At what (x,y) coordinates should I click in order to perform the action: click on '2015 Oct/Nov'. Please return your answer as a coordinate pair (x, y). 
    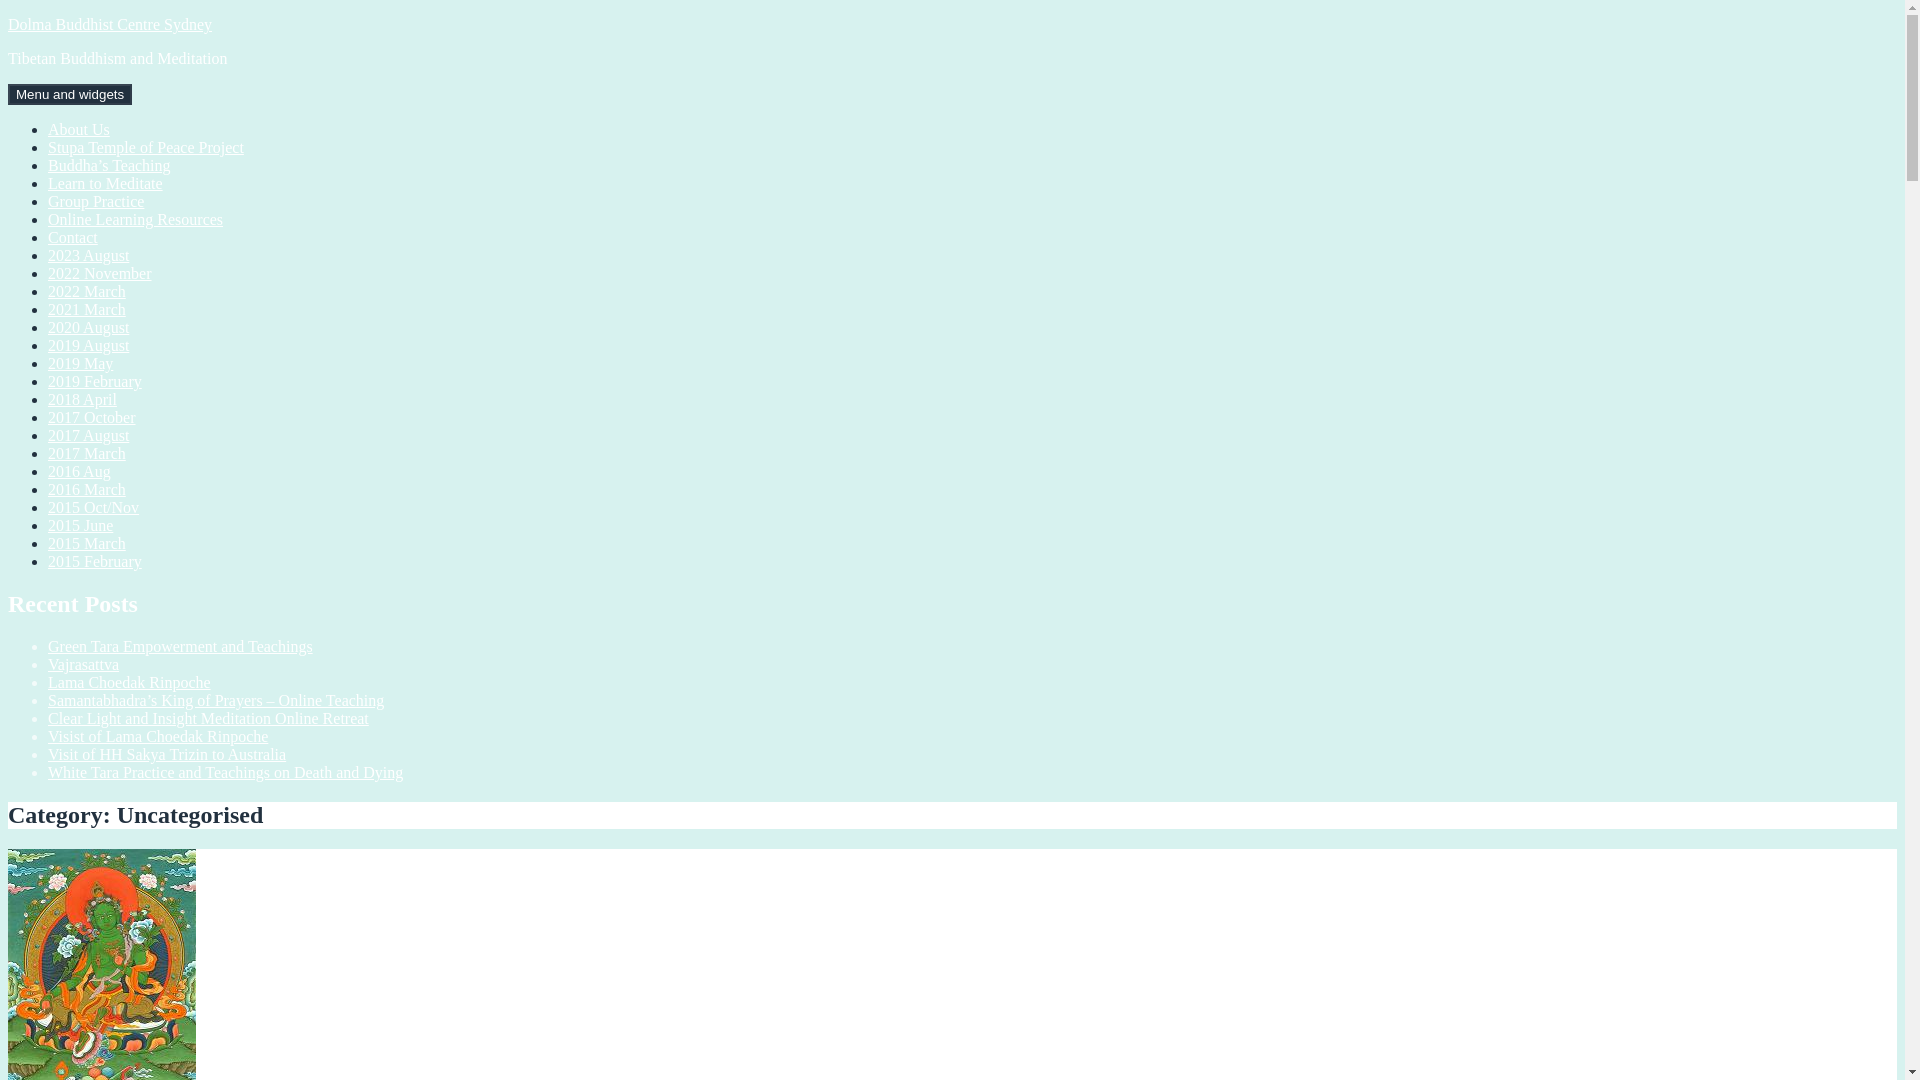
    Looking at the image, I should click on (92, 506).